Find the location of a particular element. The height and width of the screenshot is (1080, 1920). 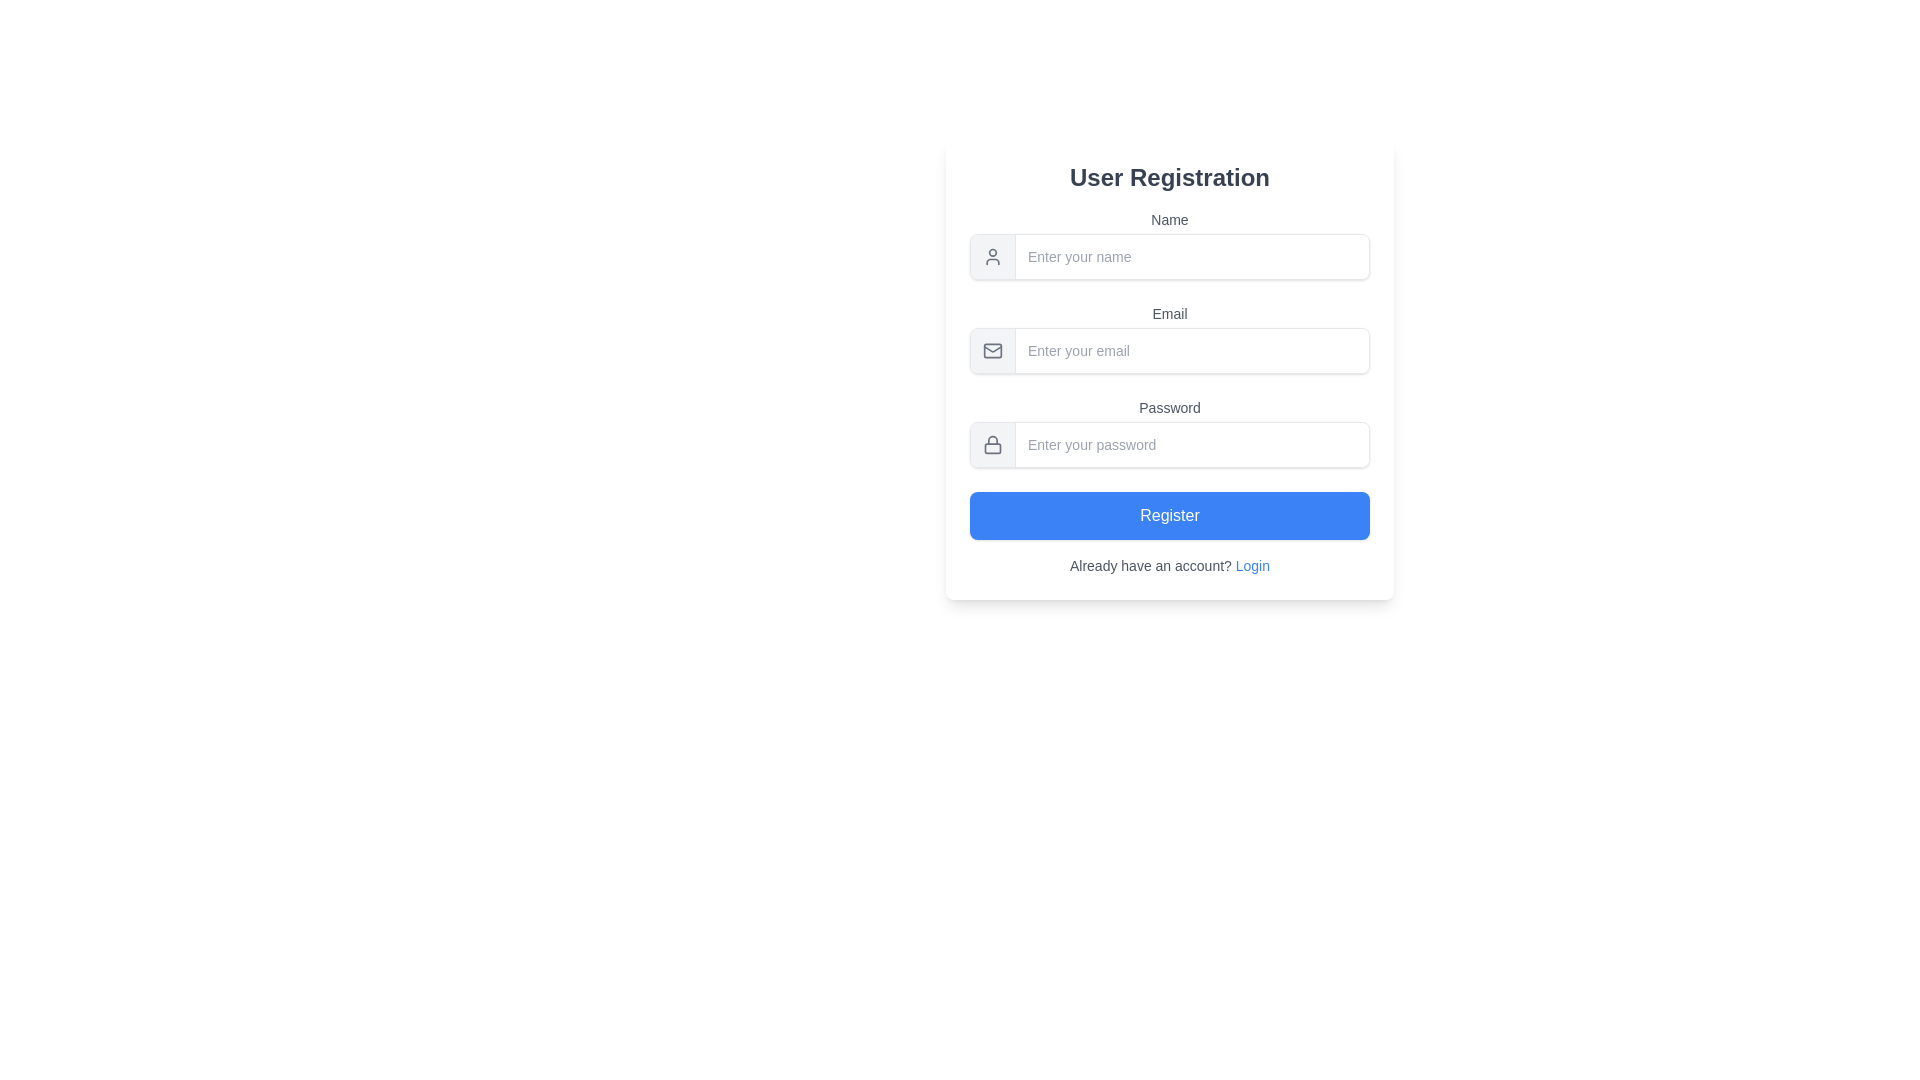

the hyperlink text 'Login' in the registration form that prompts users to log in if they already have an account is located at coordinates (1170, 566).